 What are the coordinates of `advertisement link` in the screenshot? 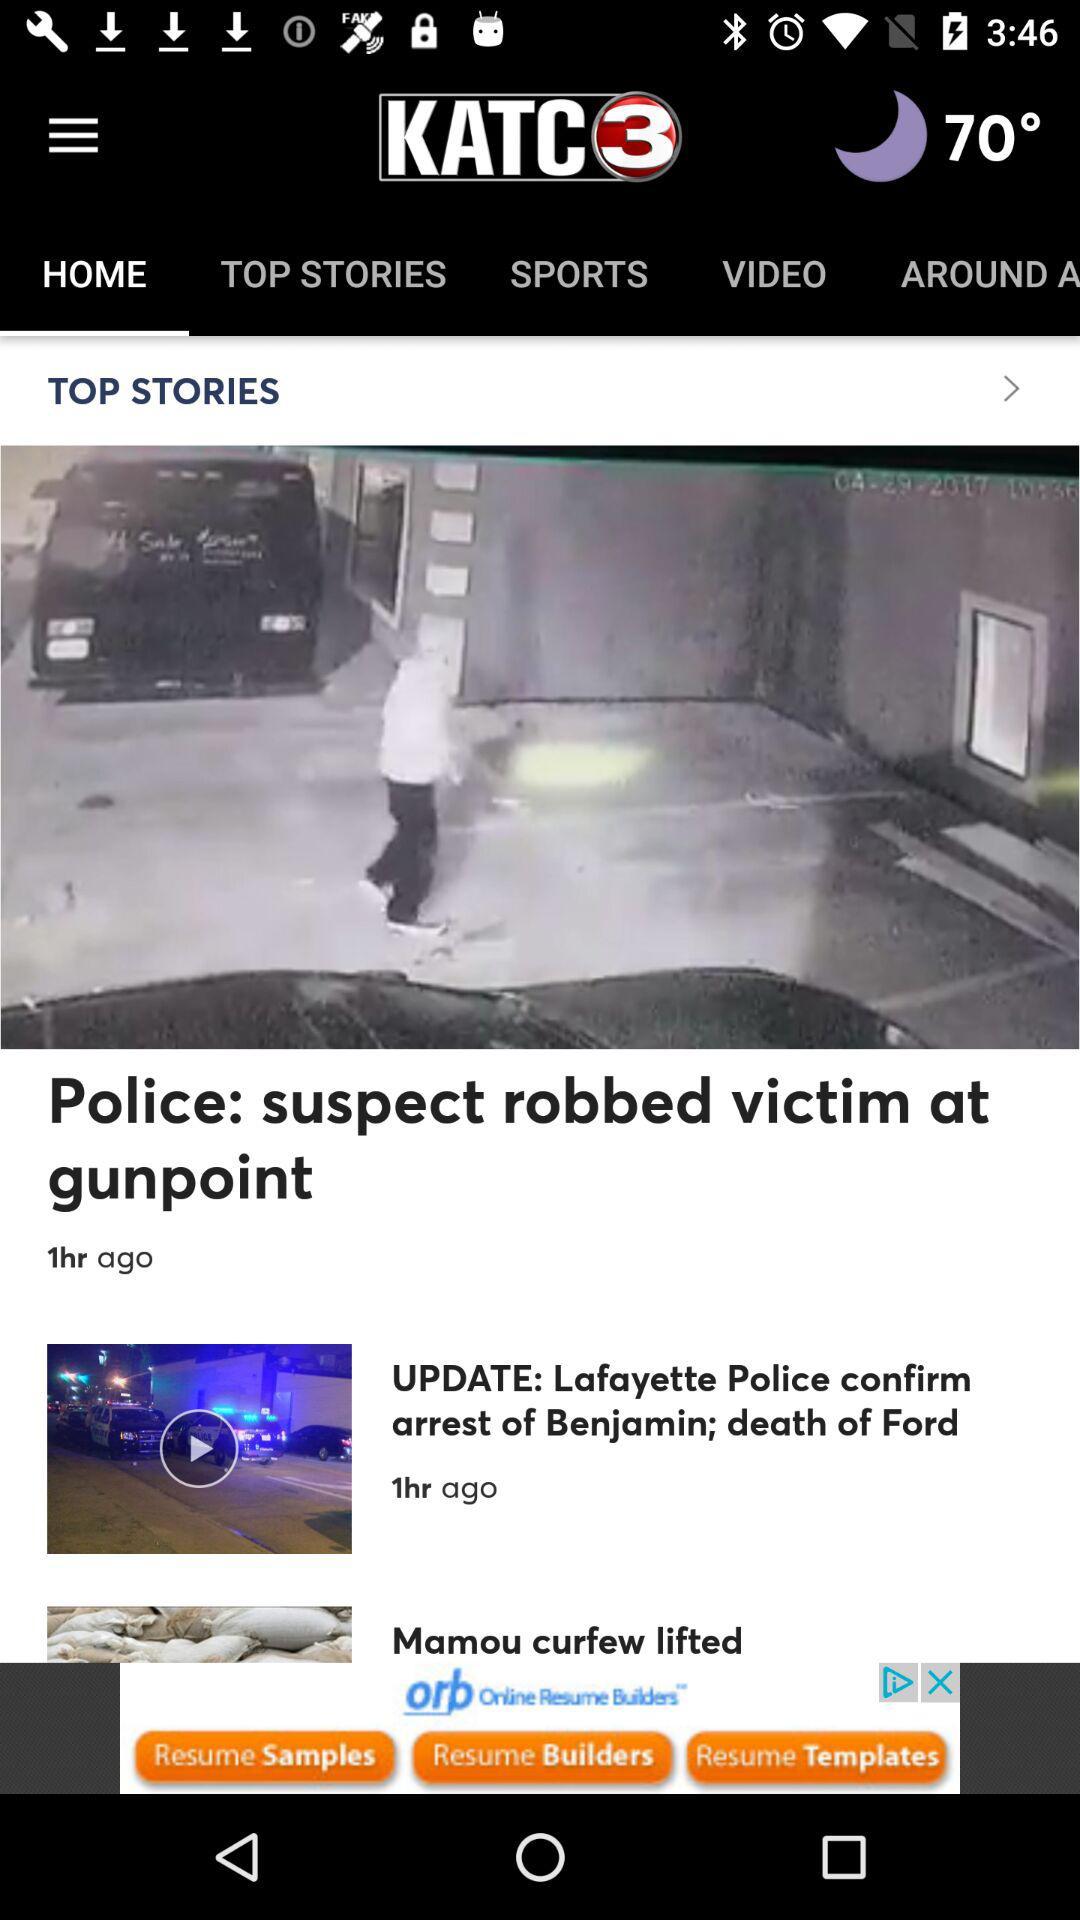 It's located at (540, 1727).